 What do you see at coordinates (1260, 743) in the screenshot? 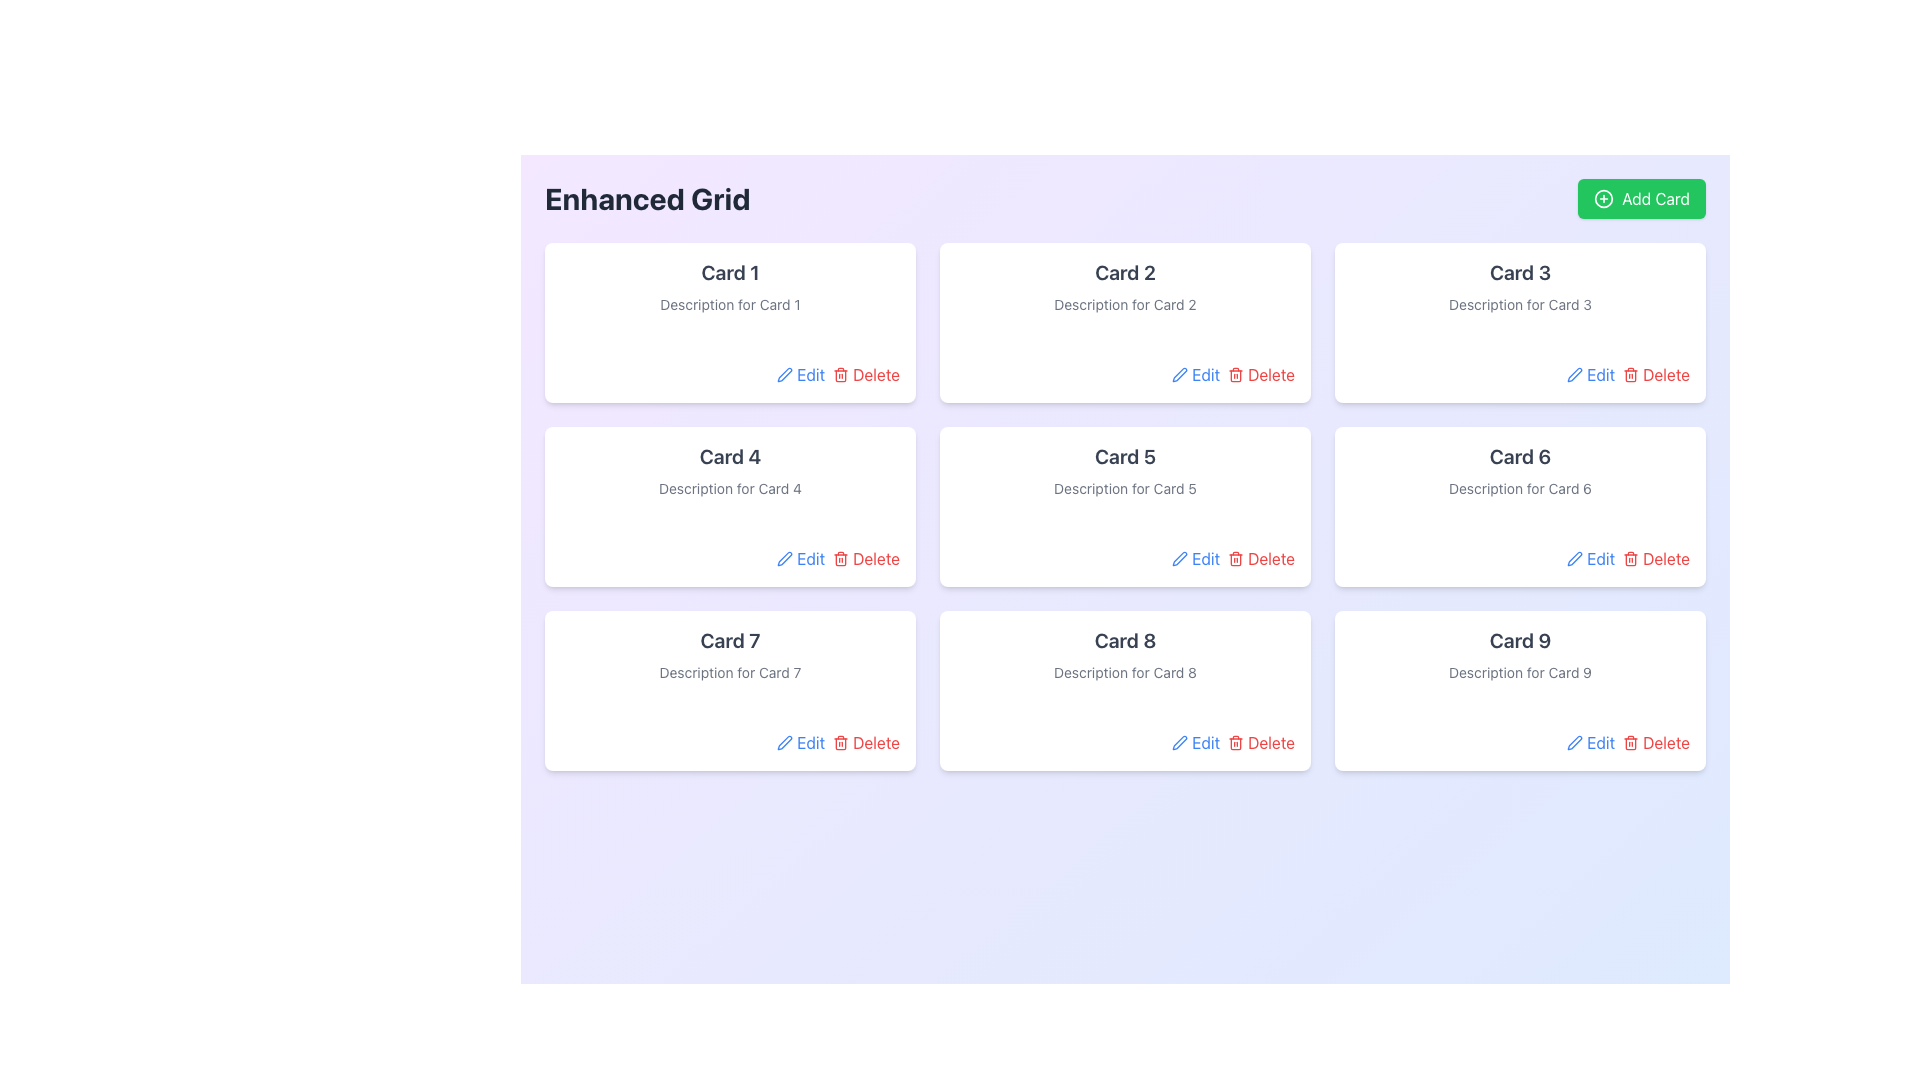
I see `the 'Delete' button, which is styled with red text and a trash can icon, located at the bottom-right of 'Card 8'` at bounding box center [1260, 743].